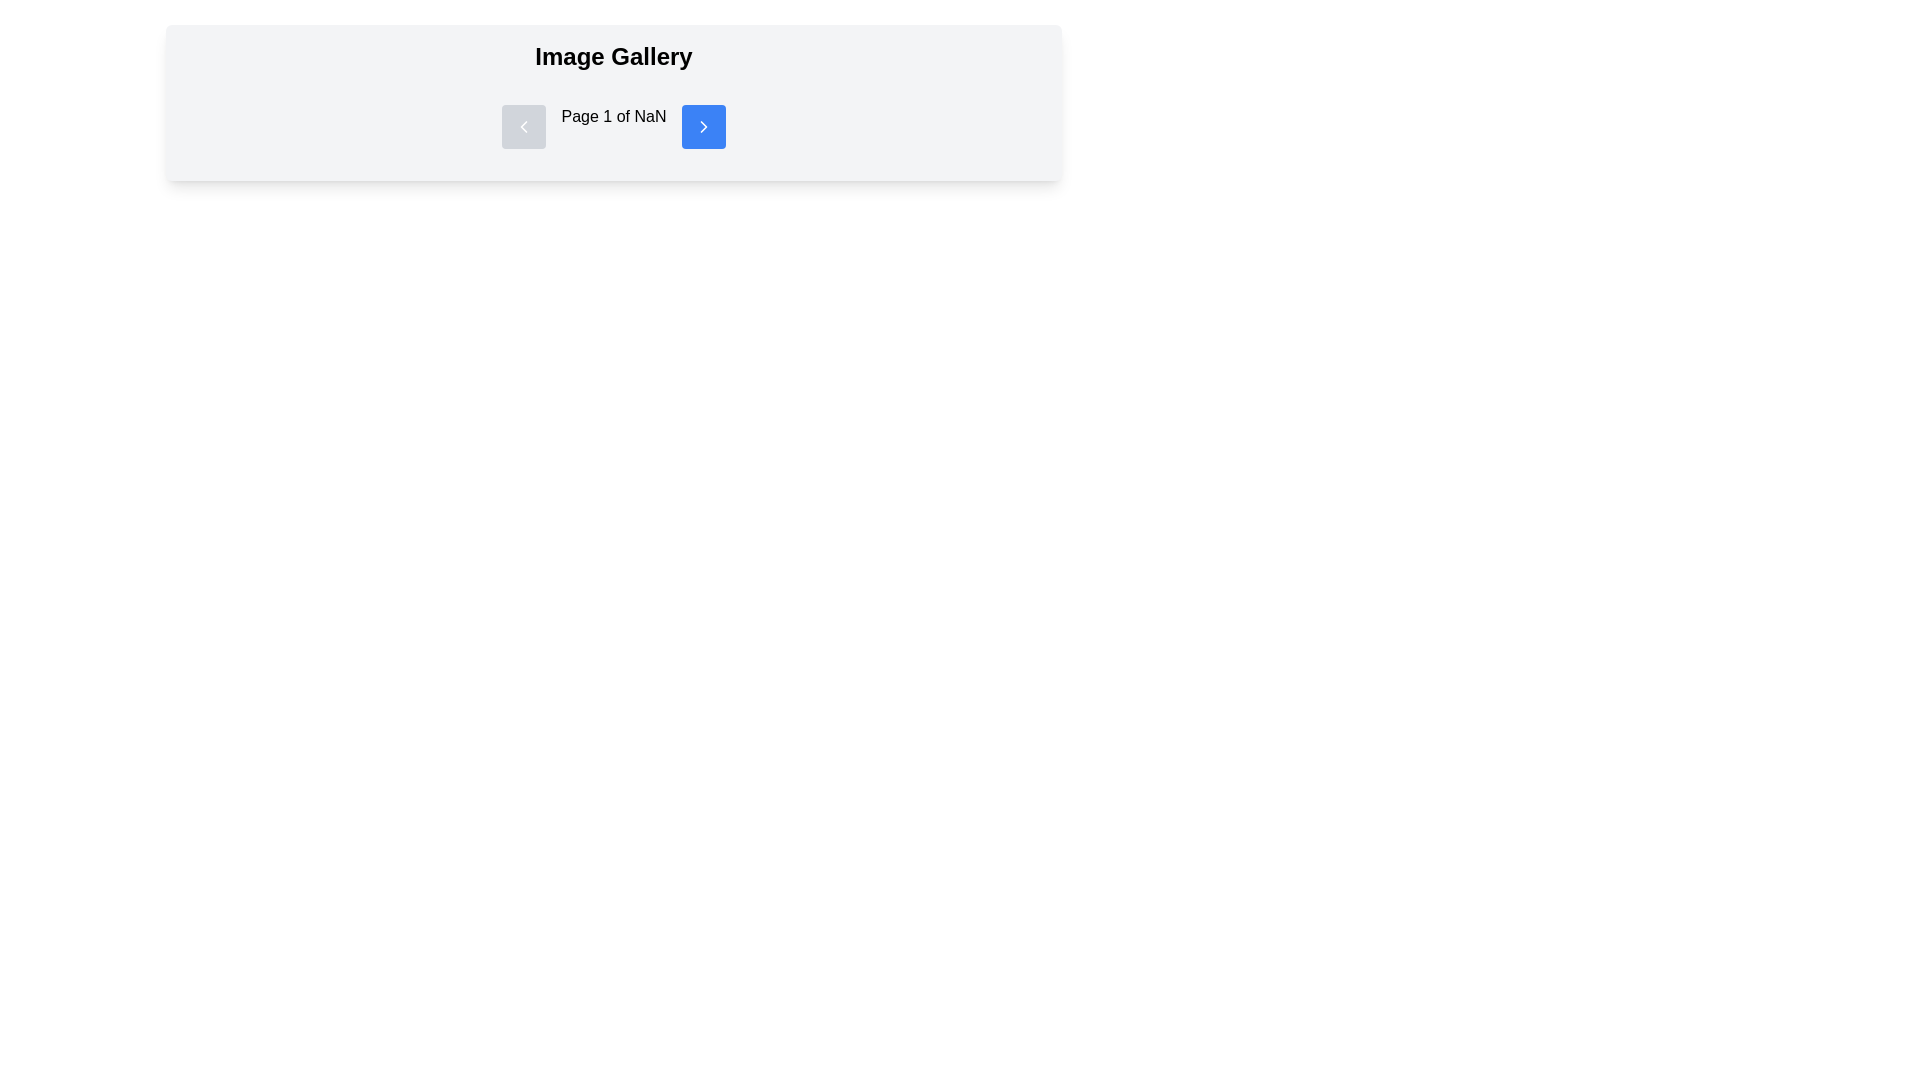 Image resolution: width=1920 pixels, height=1080 pixels. Describe the element at coordinates (704, 127) in the screenshot. I see `the forward navigation button located in the navigation bar of the gallery, positioned to the right of 'Page 1 of NaN' and adjacent to the left navigation button with a leftward arrow icon, to go to the next page` at that location.